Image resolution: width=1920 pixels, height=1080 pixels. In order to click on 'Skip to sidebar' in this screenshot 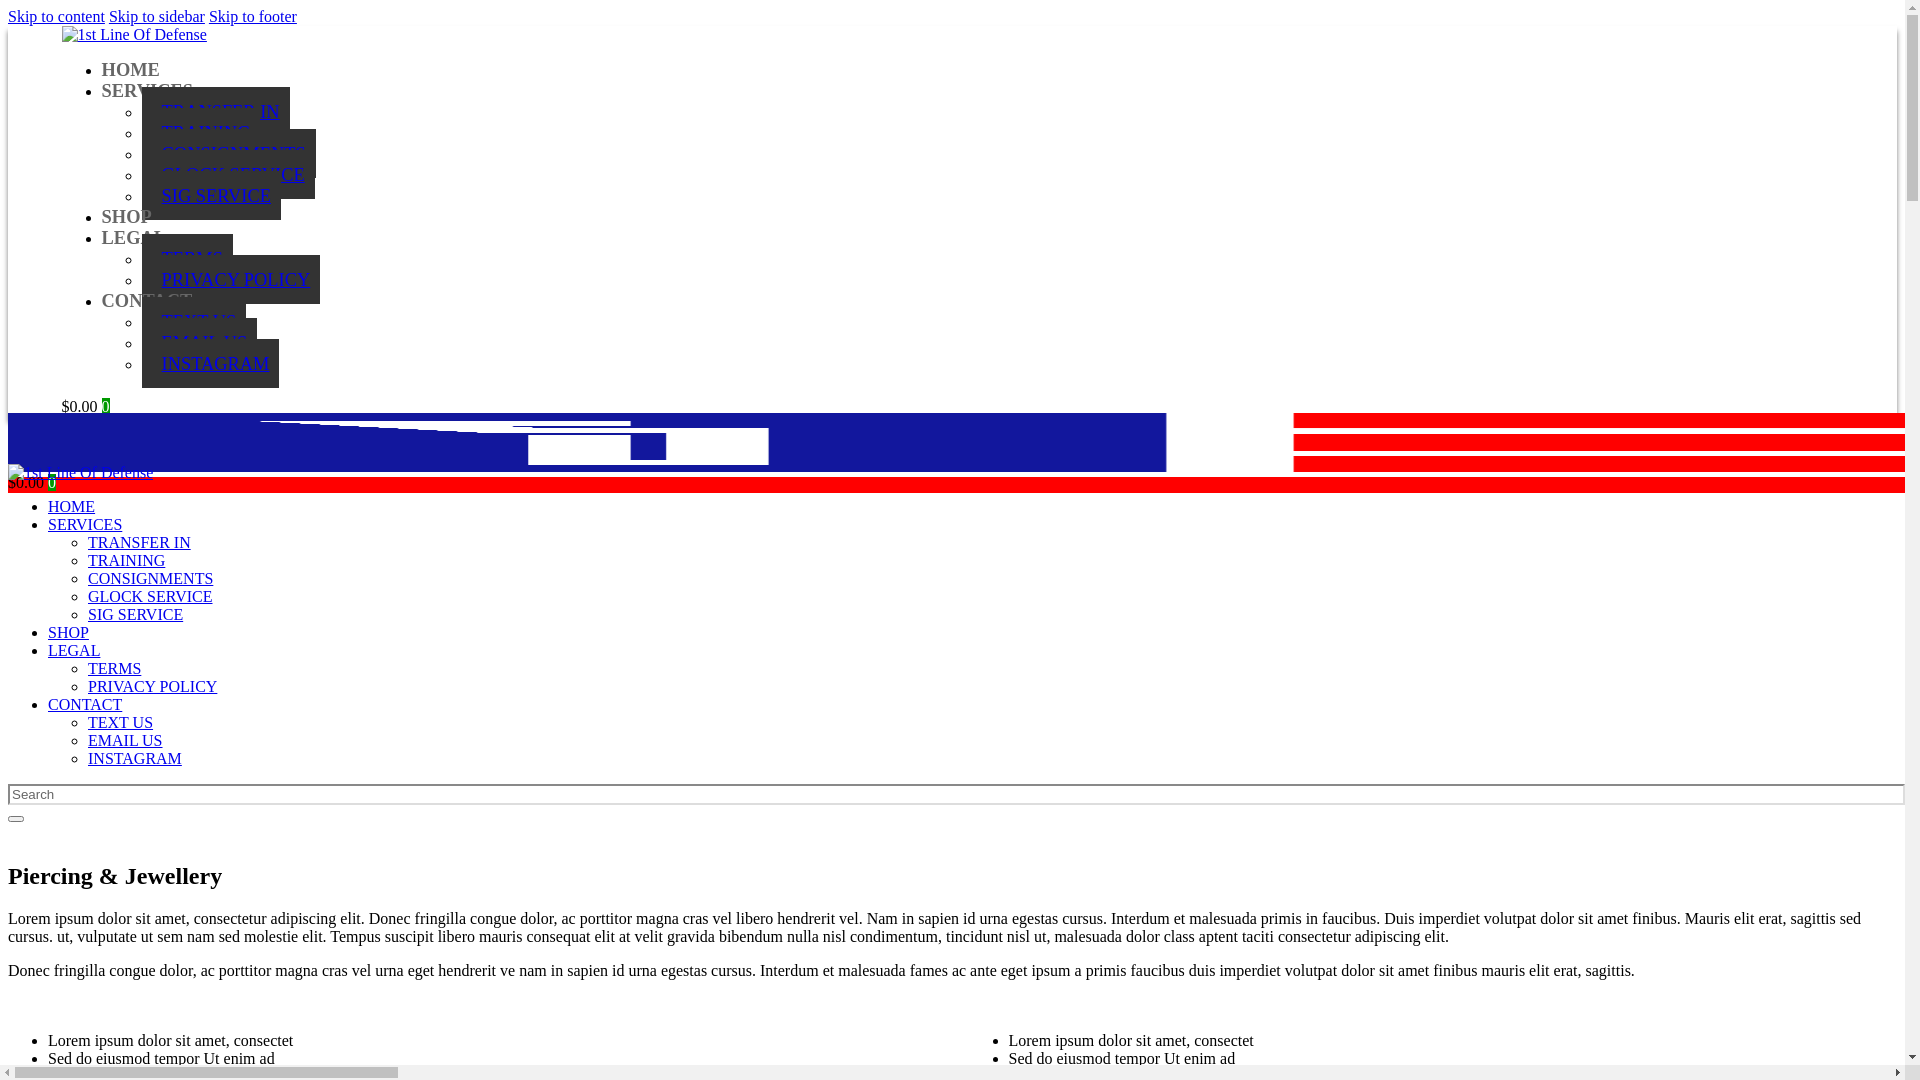, I will do `click(156, 16)`.